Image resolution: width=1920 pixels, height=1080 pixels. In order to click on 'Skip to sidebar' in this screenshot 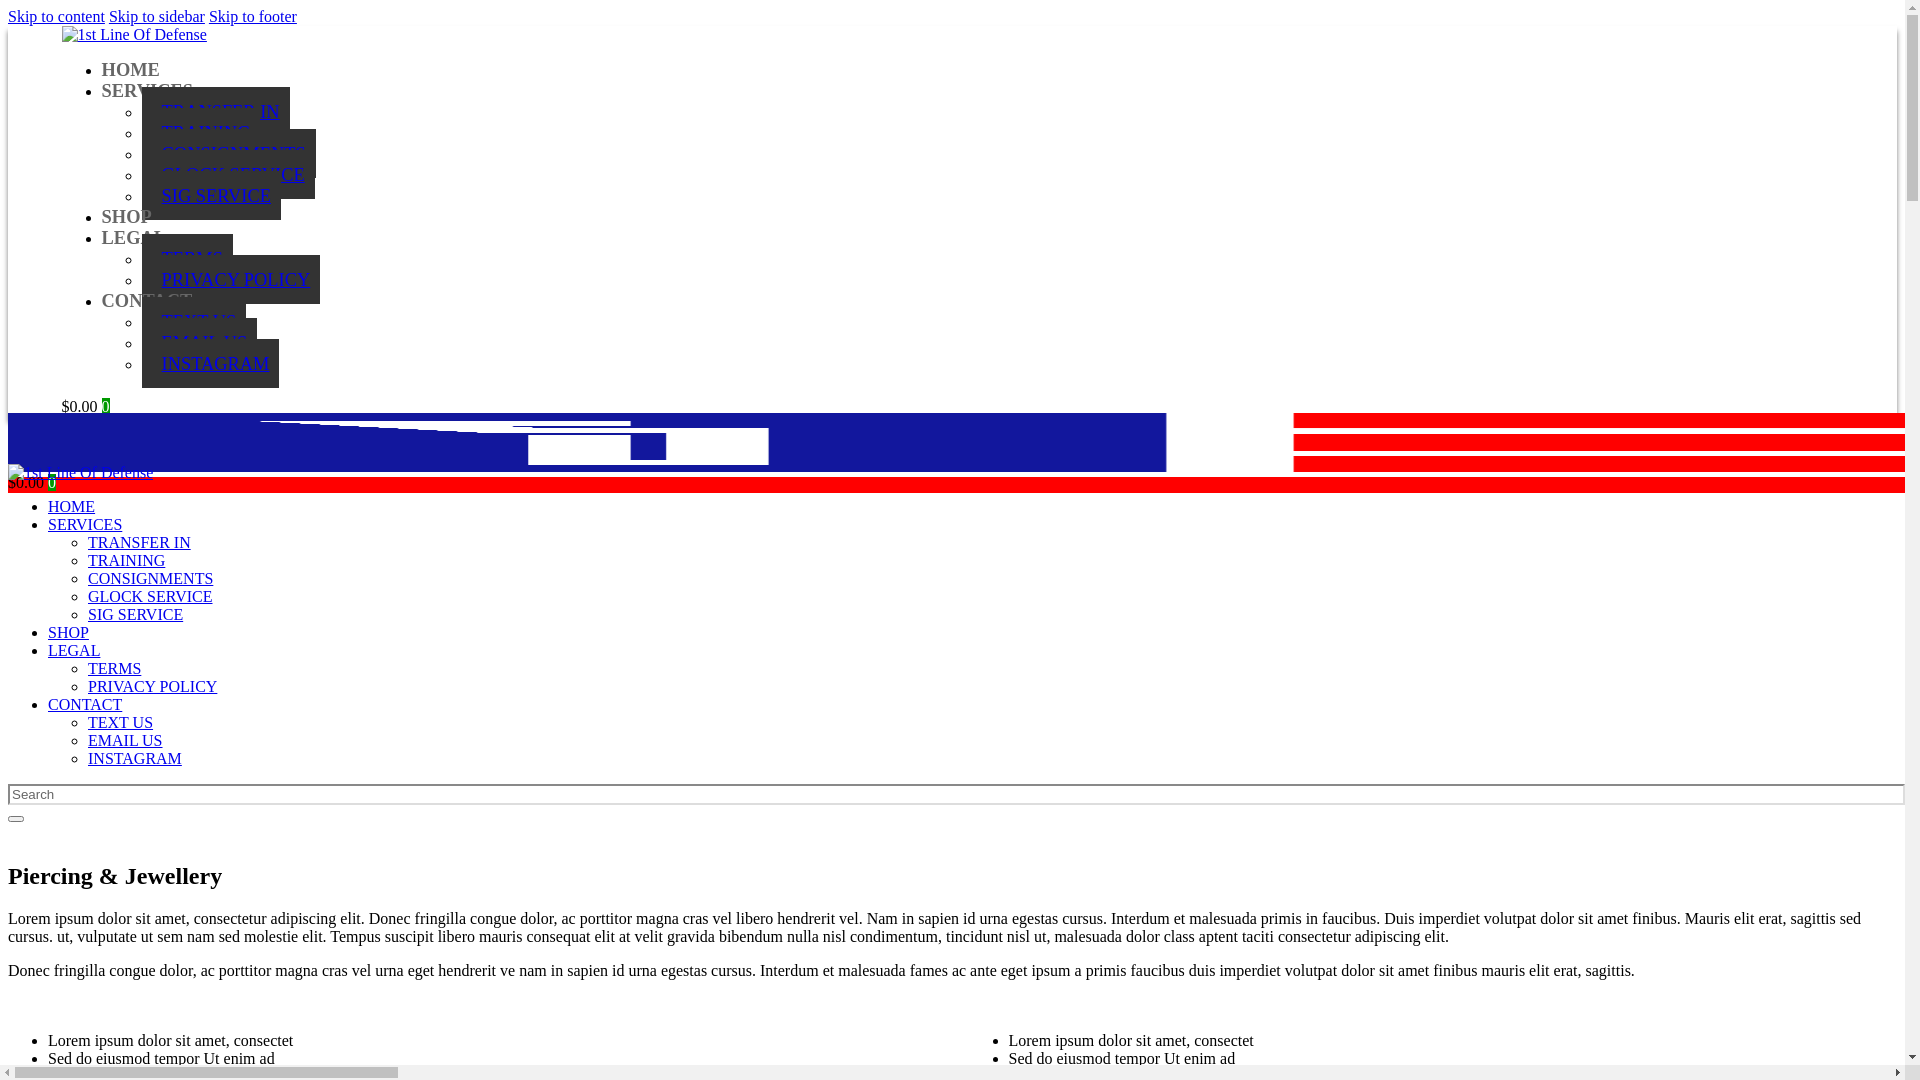, I will do `click(156, 16)`.